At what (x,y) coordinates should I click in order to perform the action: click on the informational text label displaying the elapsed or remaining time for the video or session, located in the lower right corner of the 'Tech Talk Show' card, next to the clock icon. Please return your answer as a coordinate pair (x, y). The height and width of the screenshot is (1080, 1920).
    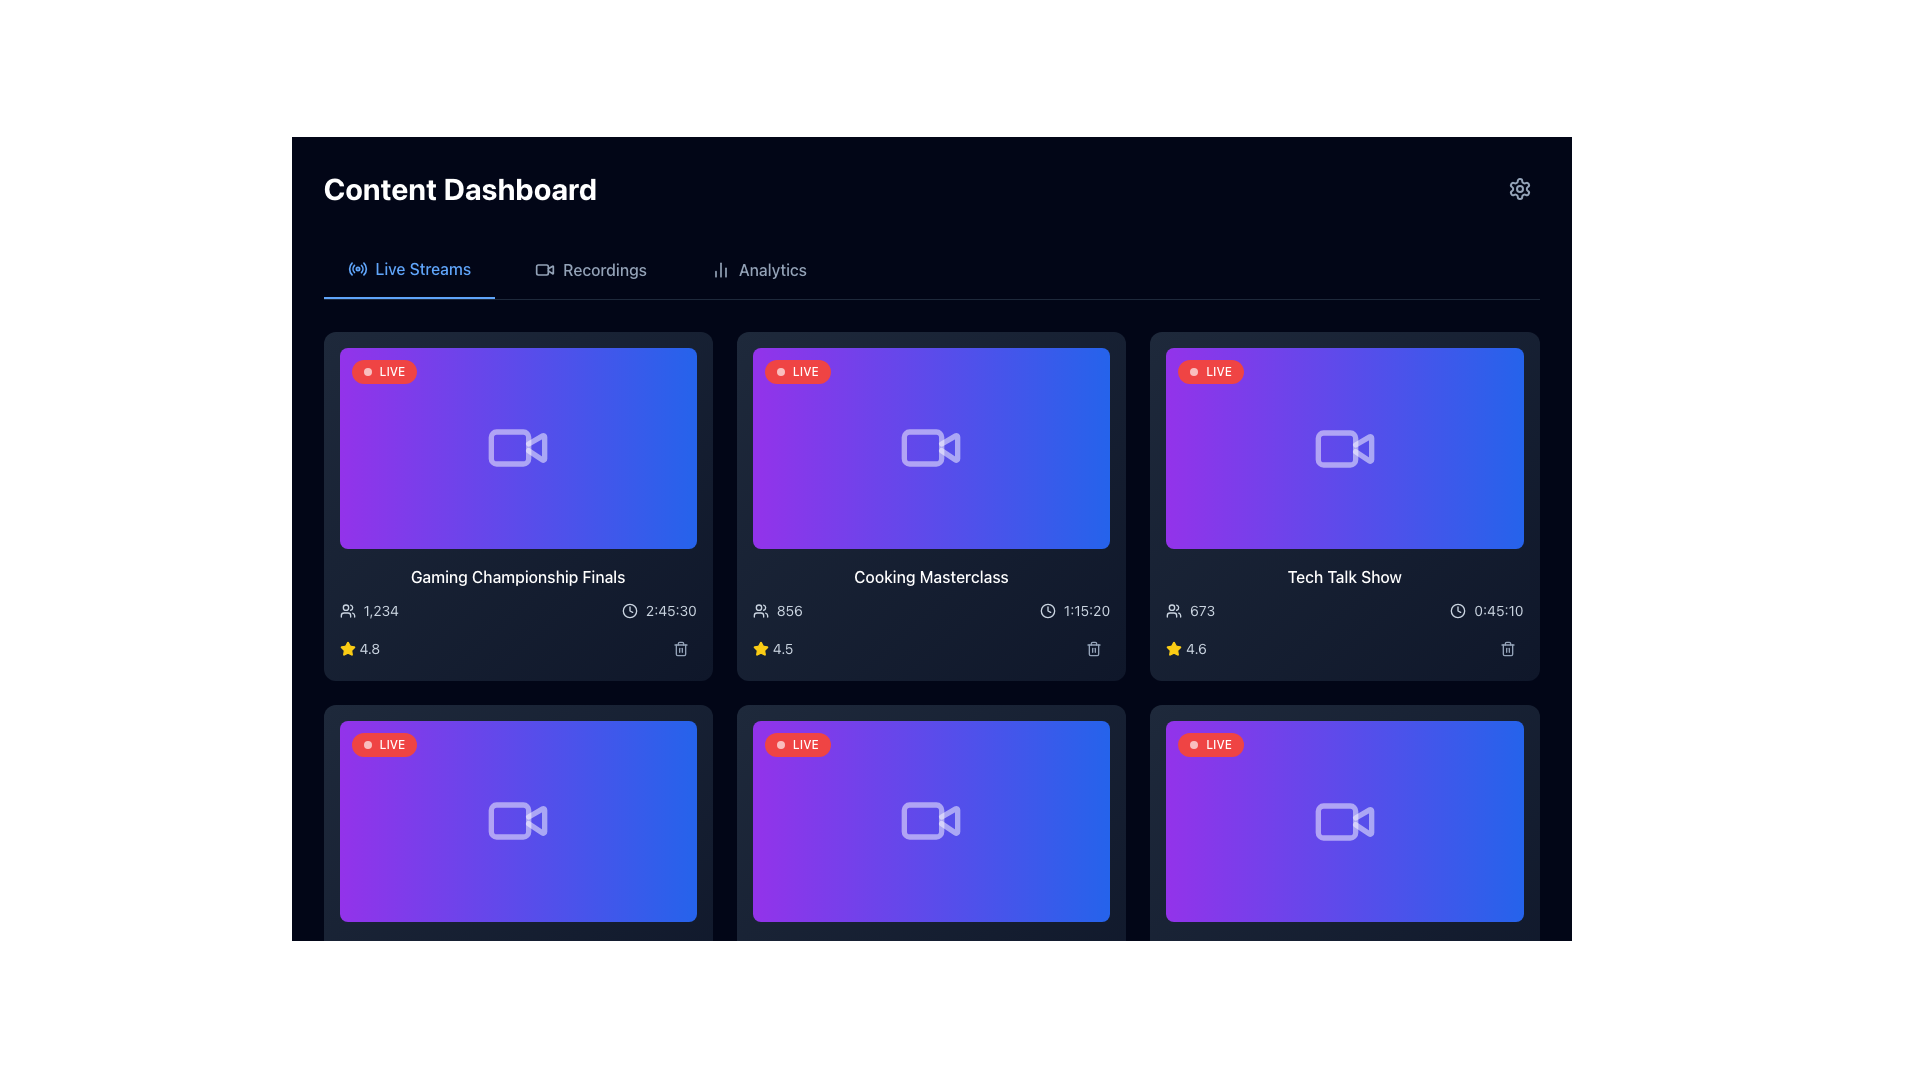
    Looking at the image, I should click on (1498, 609).